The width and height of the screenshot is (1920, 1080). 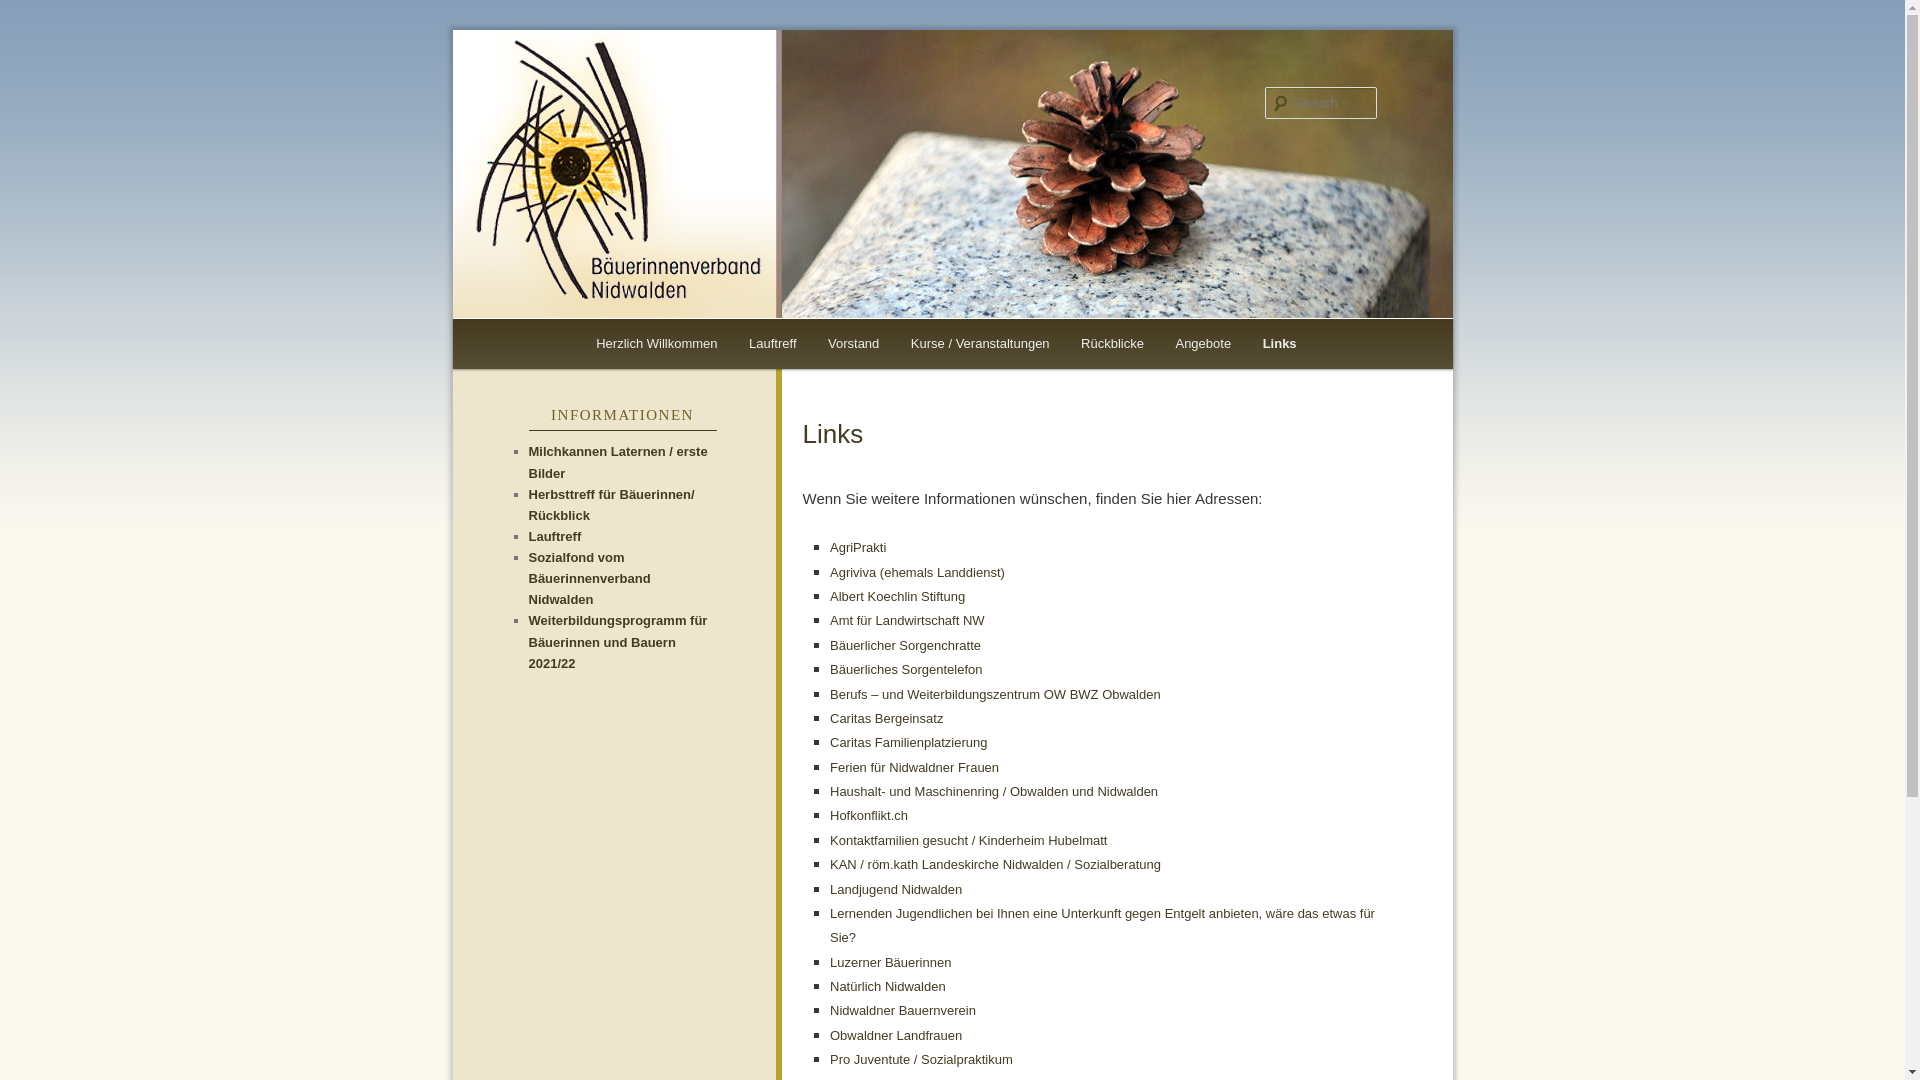 What do you see at coordinates (920, 1058) in the screenshot?
I see `'Pro Juventute / Sozialpraktikum'` at bounding box center [920, 1058].